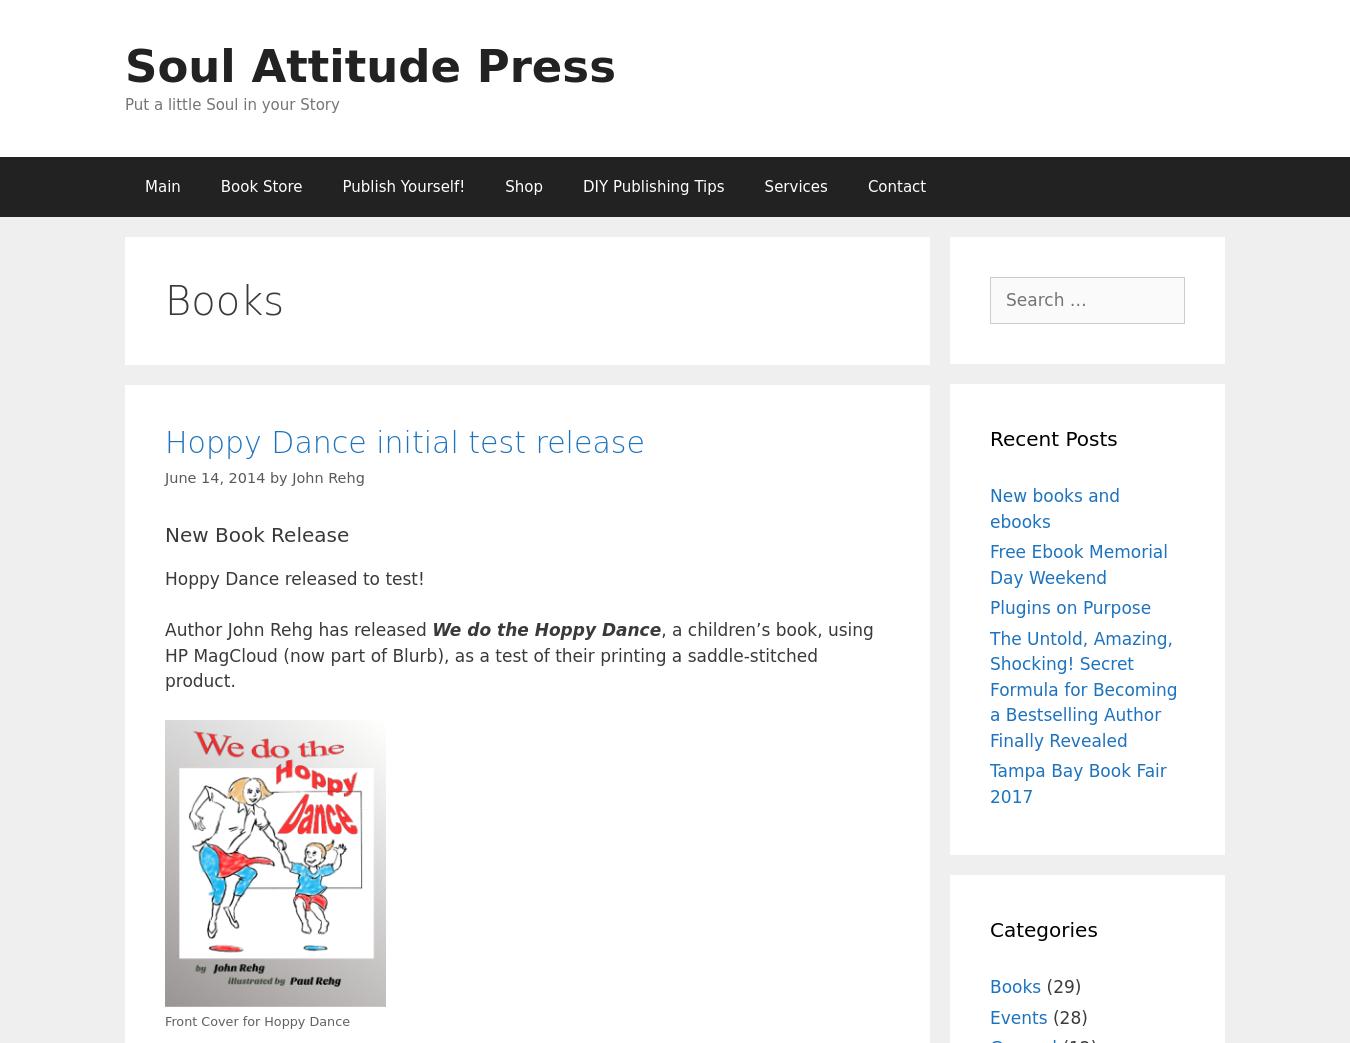  I want to click on 'by', so click(279, 475).